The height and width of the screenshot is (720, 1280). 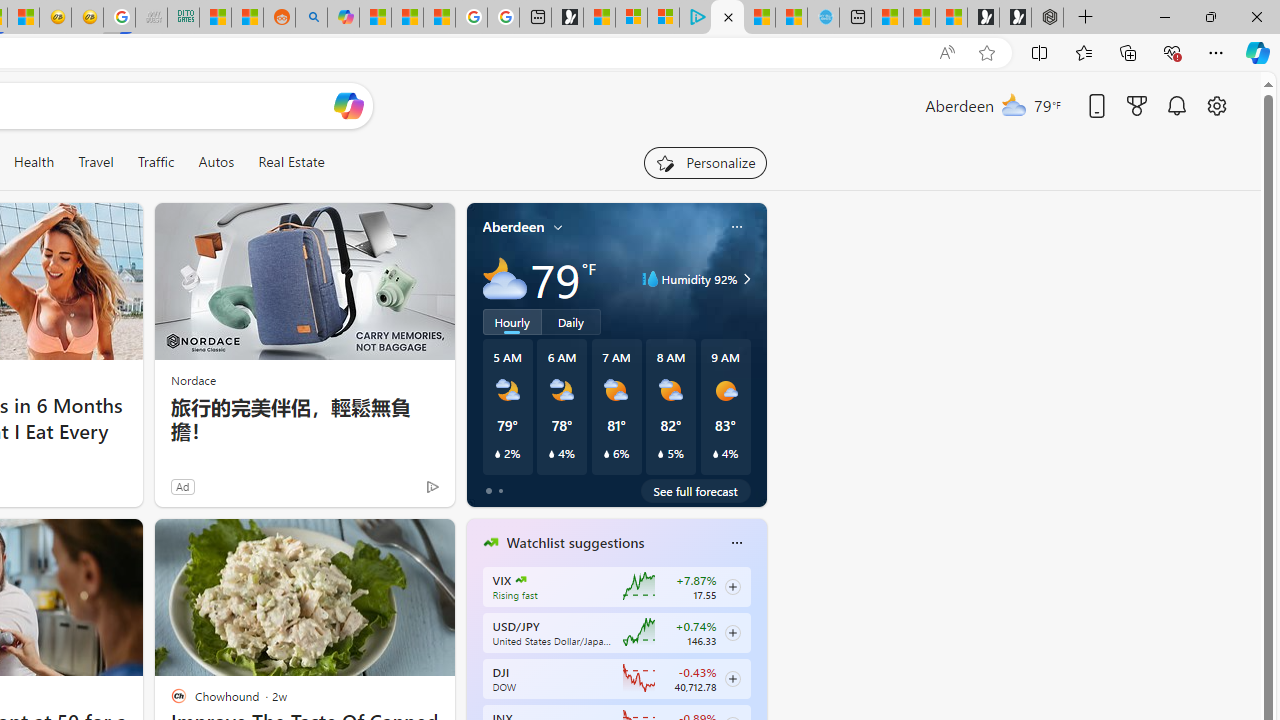 I want to click on 'Humidity 92%', so click(x=743, y=279).